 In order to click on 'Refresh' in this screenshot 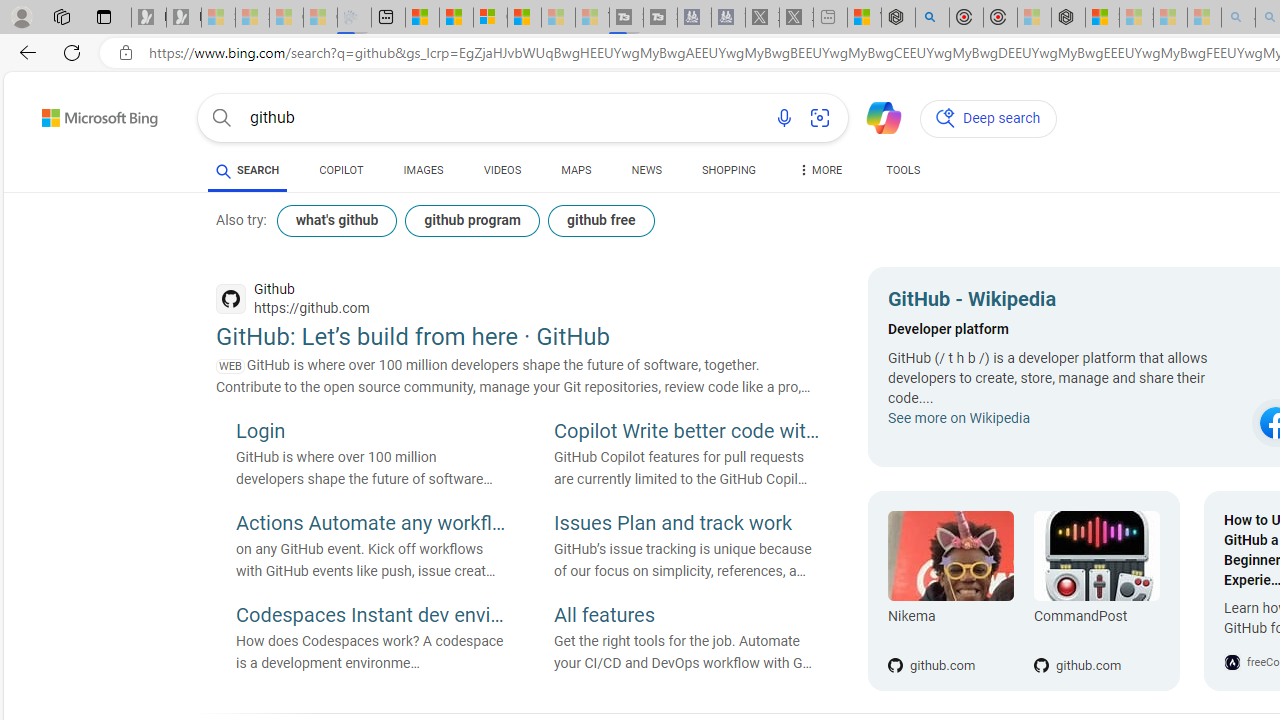, I will do `click(72, 51)`.